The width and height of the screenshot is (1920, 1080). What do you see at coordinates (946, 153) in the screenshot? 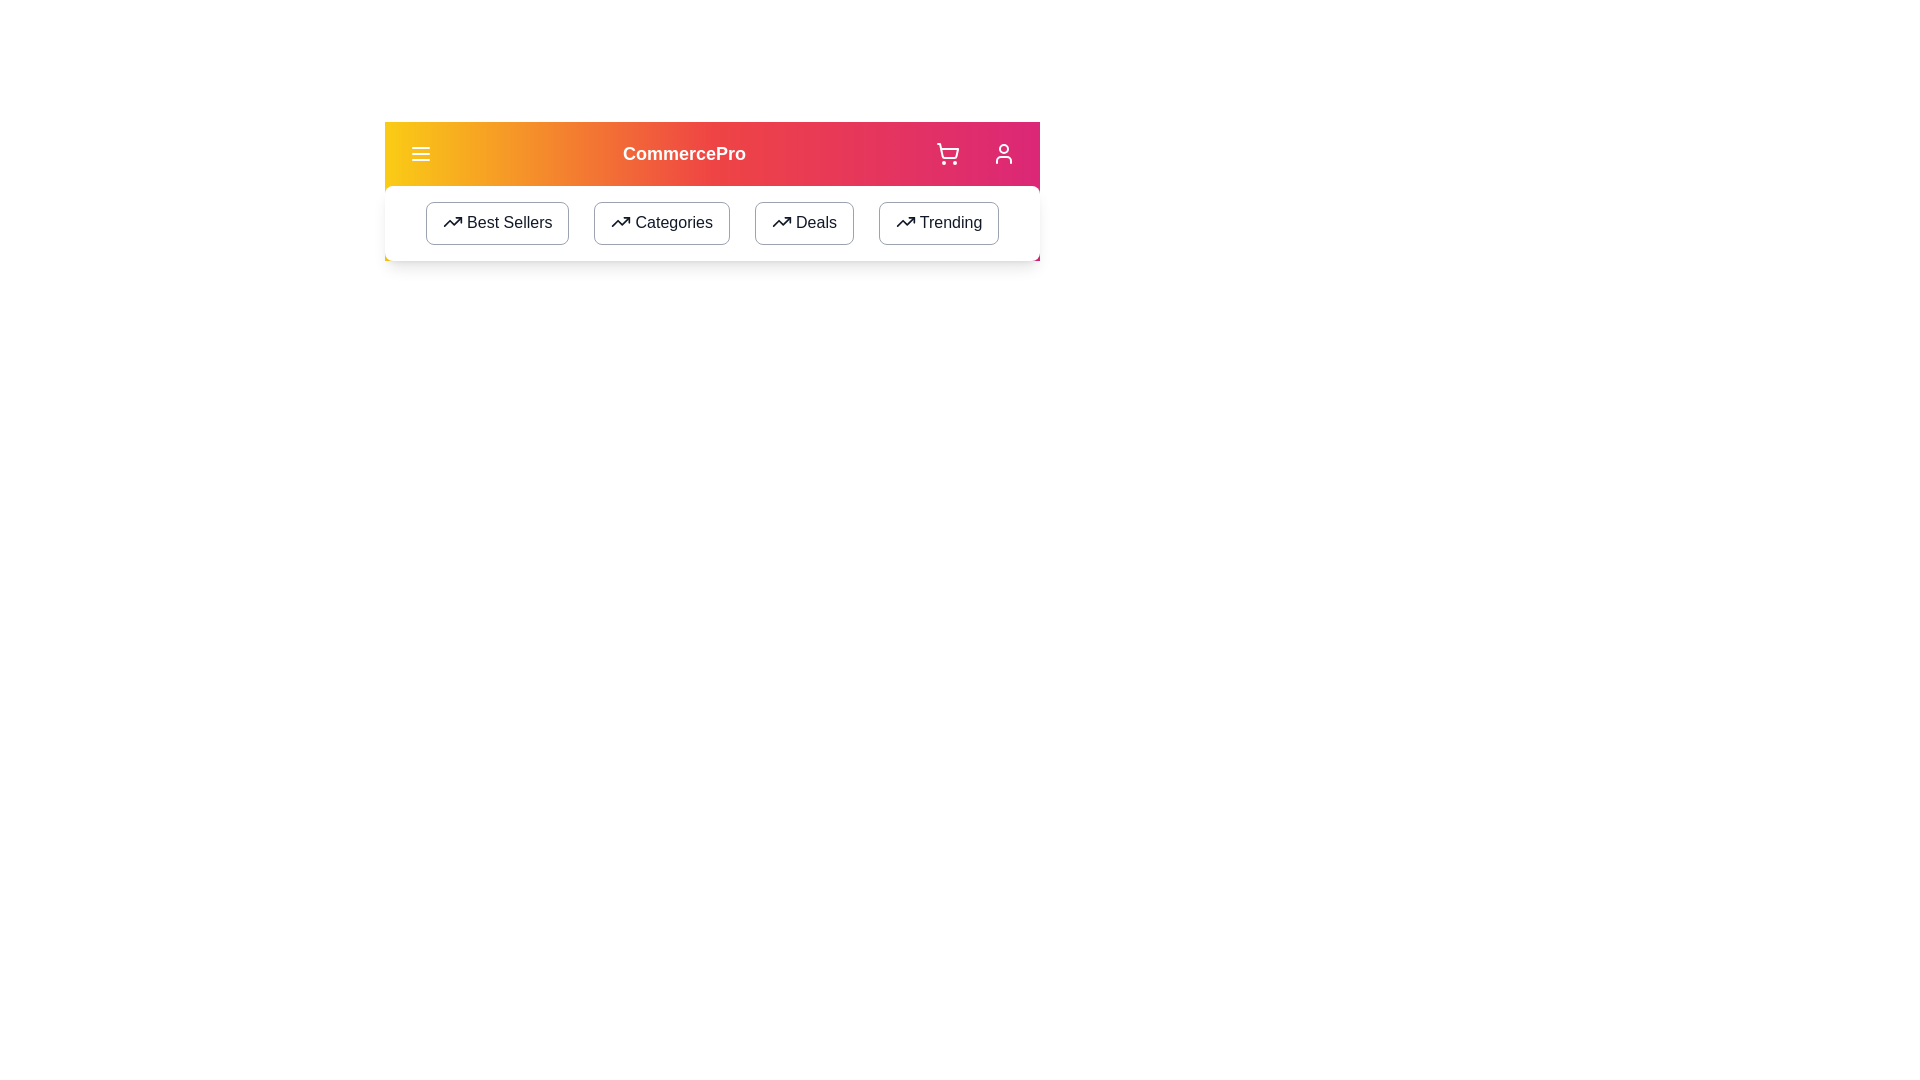
I see `the shopping cart icon to access the shopping cart` at bounding box center [946, 153].